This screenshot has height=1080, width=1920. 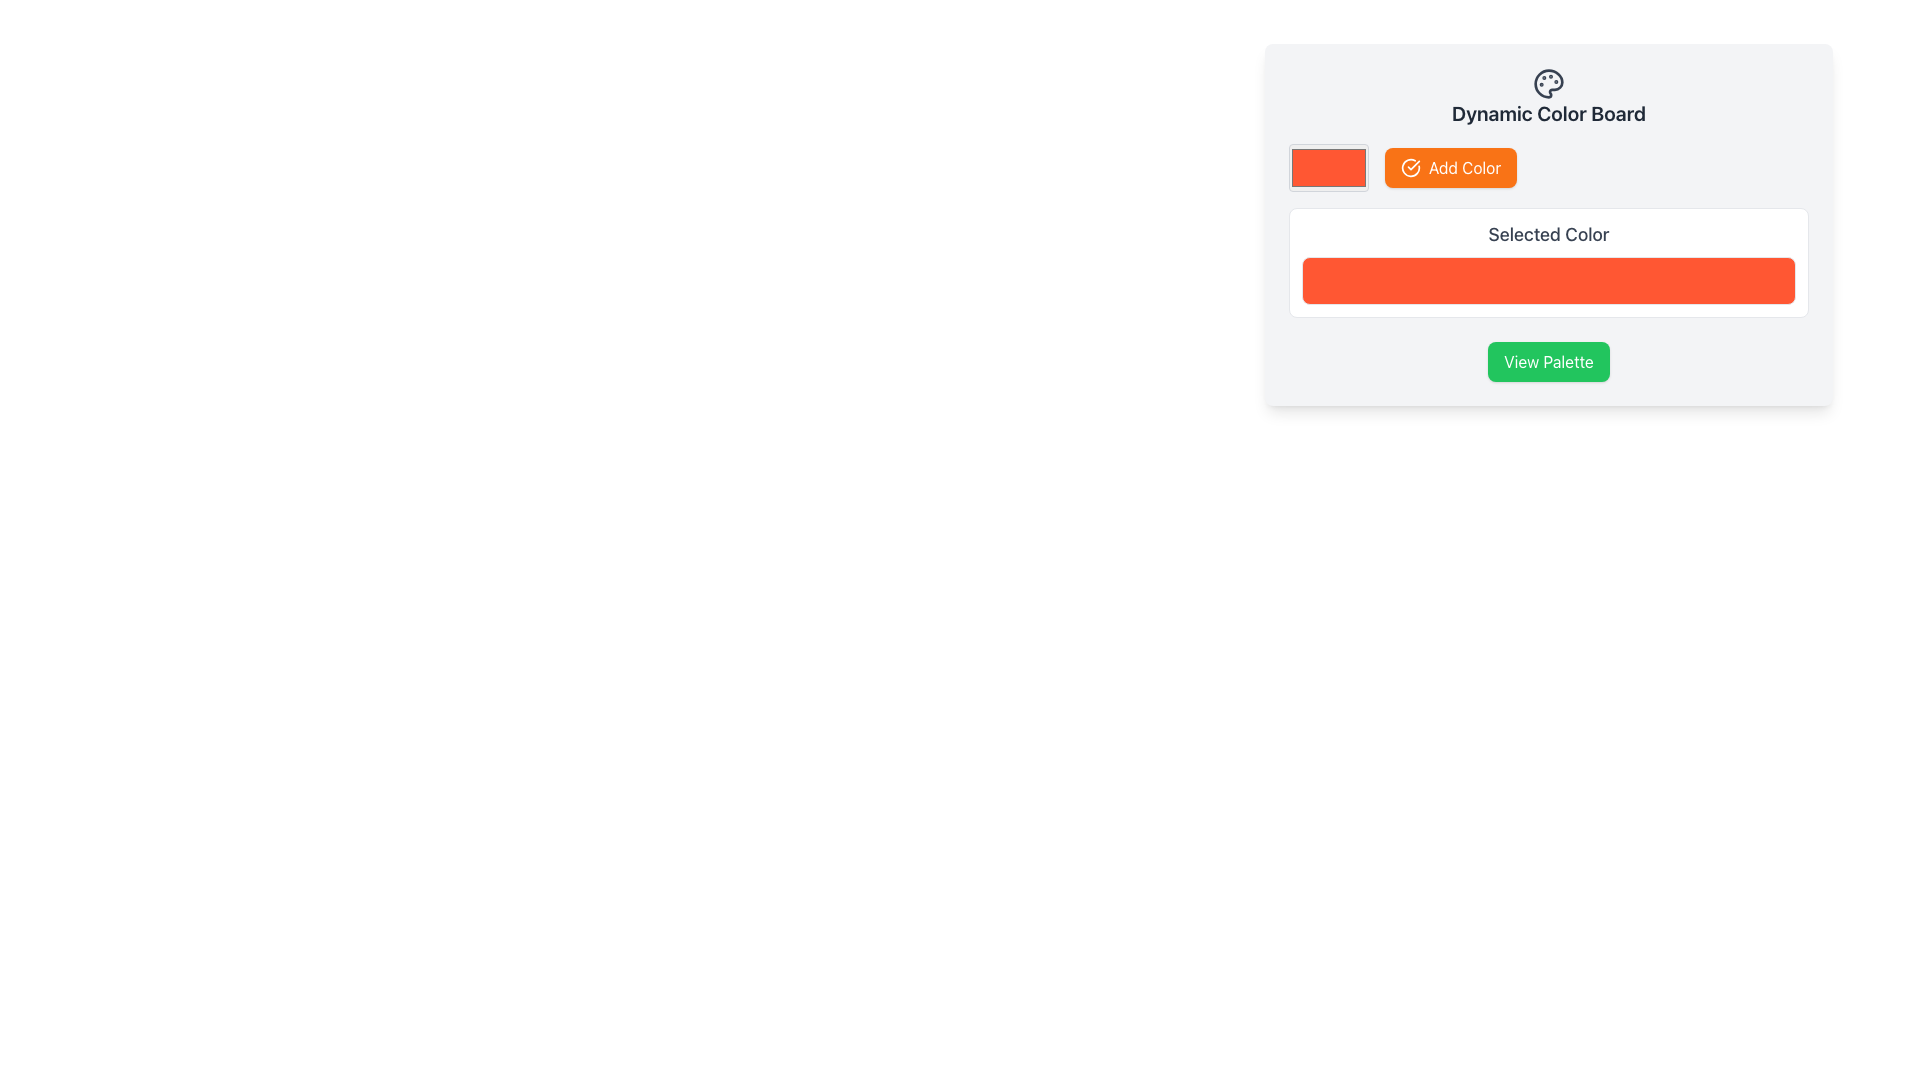 What do you see at coordinates (1329, 167) in the screenshot?
I see `the color picker input` at bounding box center [1329, 167].